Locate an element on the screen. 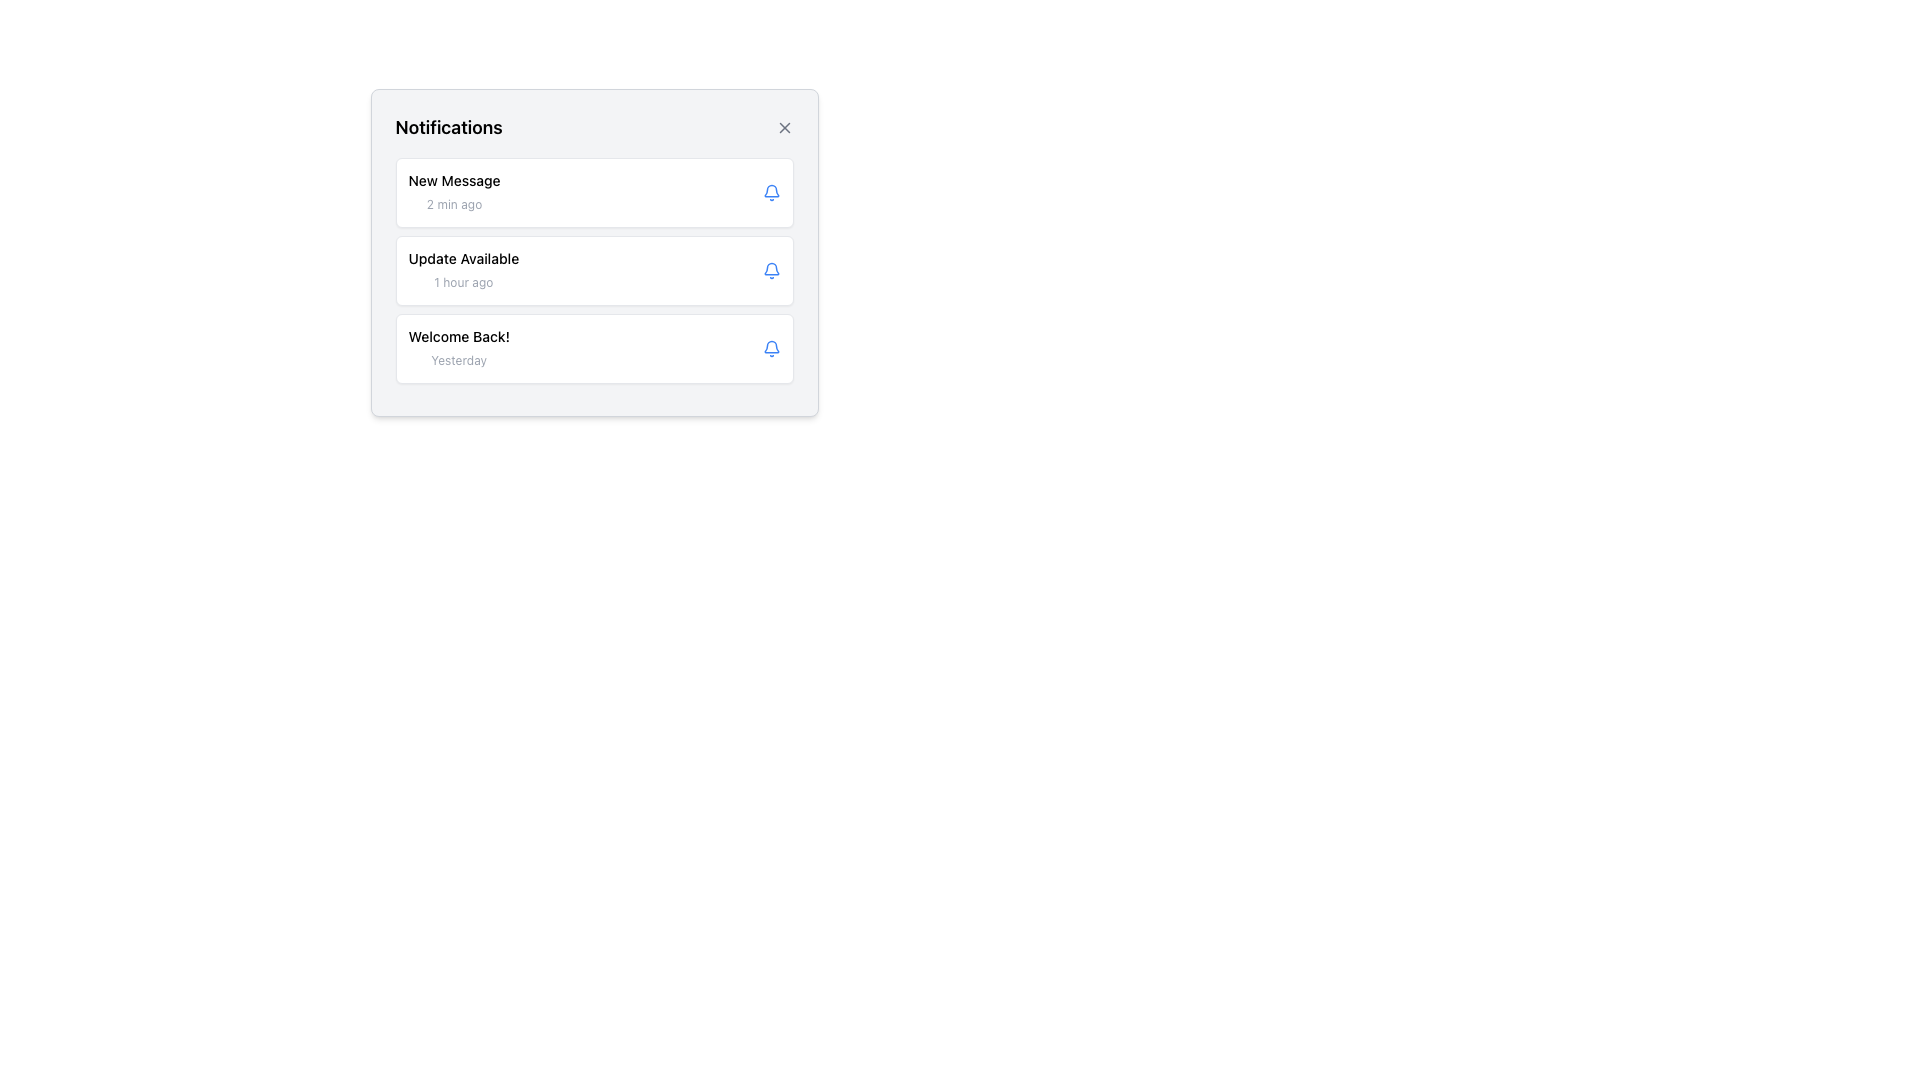 This screenshot has height=1080, width=1920. information from the text block containing 'Welcome Back!' and 'Yesterday' located in the bottommost notification card in the vertical list of notifications is located at coordinates (458, 347).